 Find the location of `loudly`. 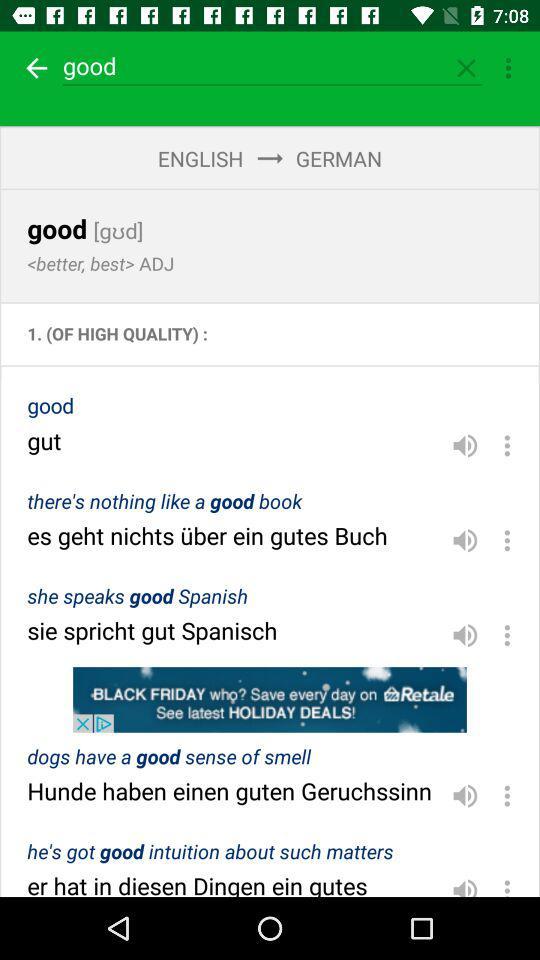

loudly is located at coordinates (465, 796).